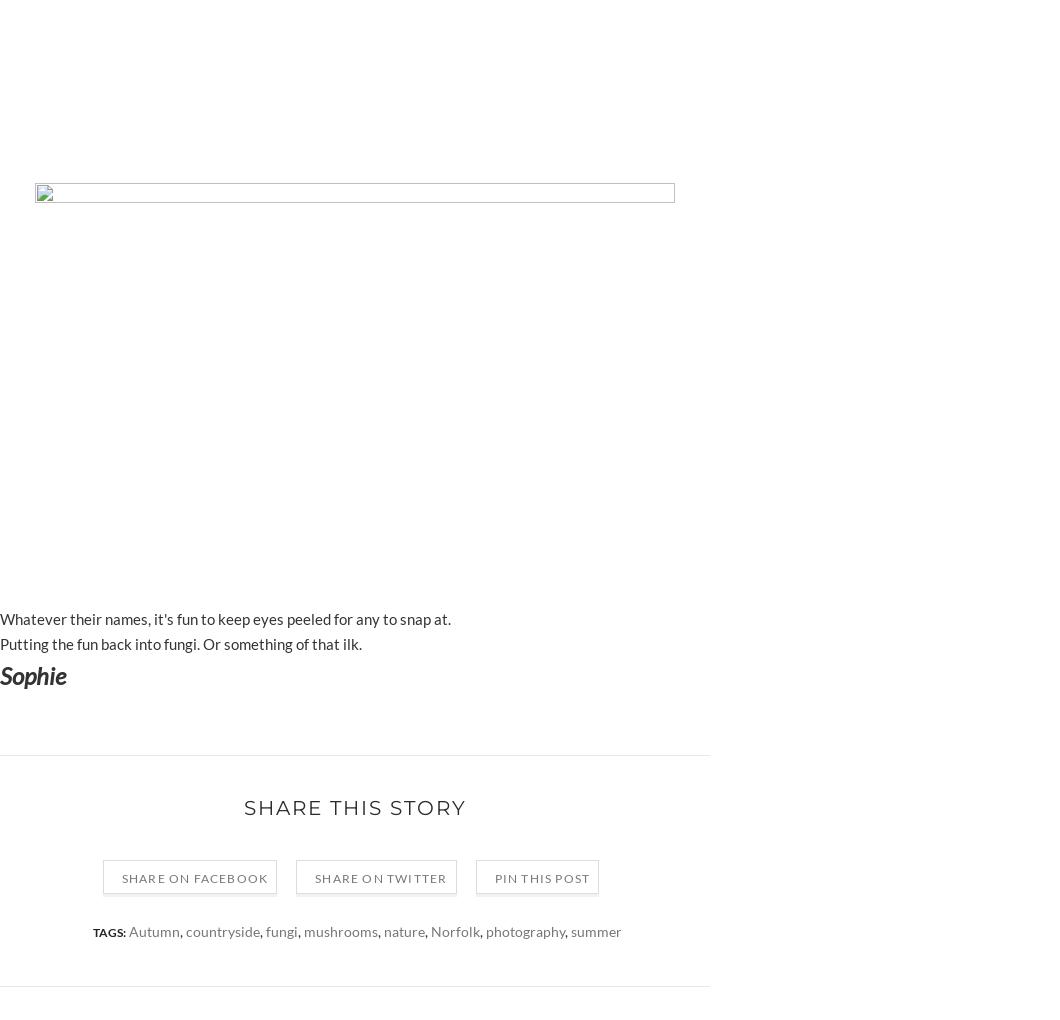  What do you see at coordinates (129, 931) in the screenshot?
I see `'Autumn'` at bounding box center [129, 931].